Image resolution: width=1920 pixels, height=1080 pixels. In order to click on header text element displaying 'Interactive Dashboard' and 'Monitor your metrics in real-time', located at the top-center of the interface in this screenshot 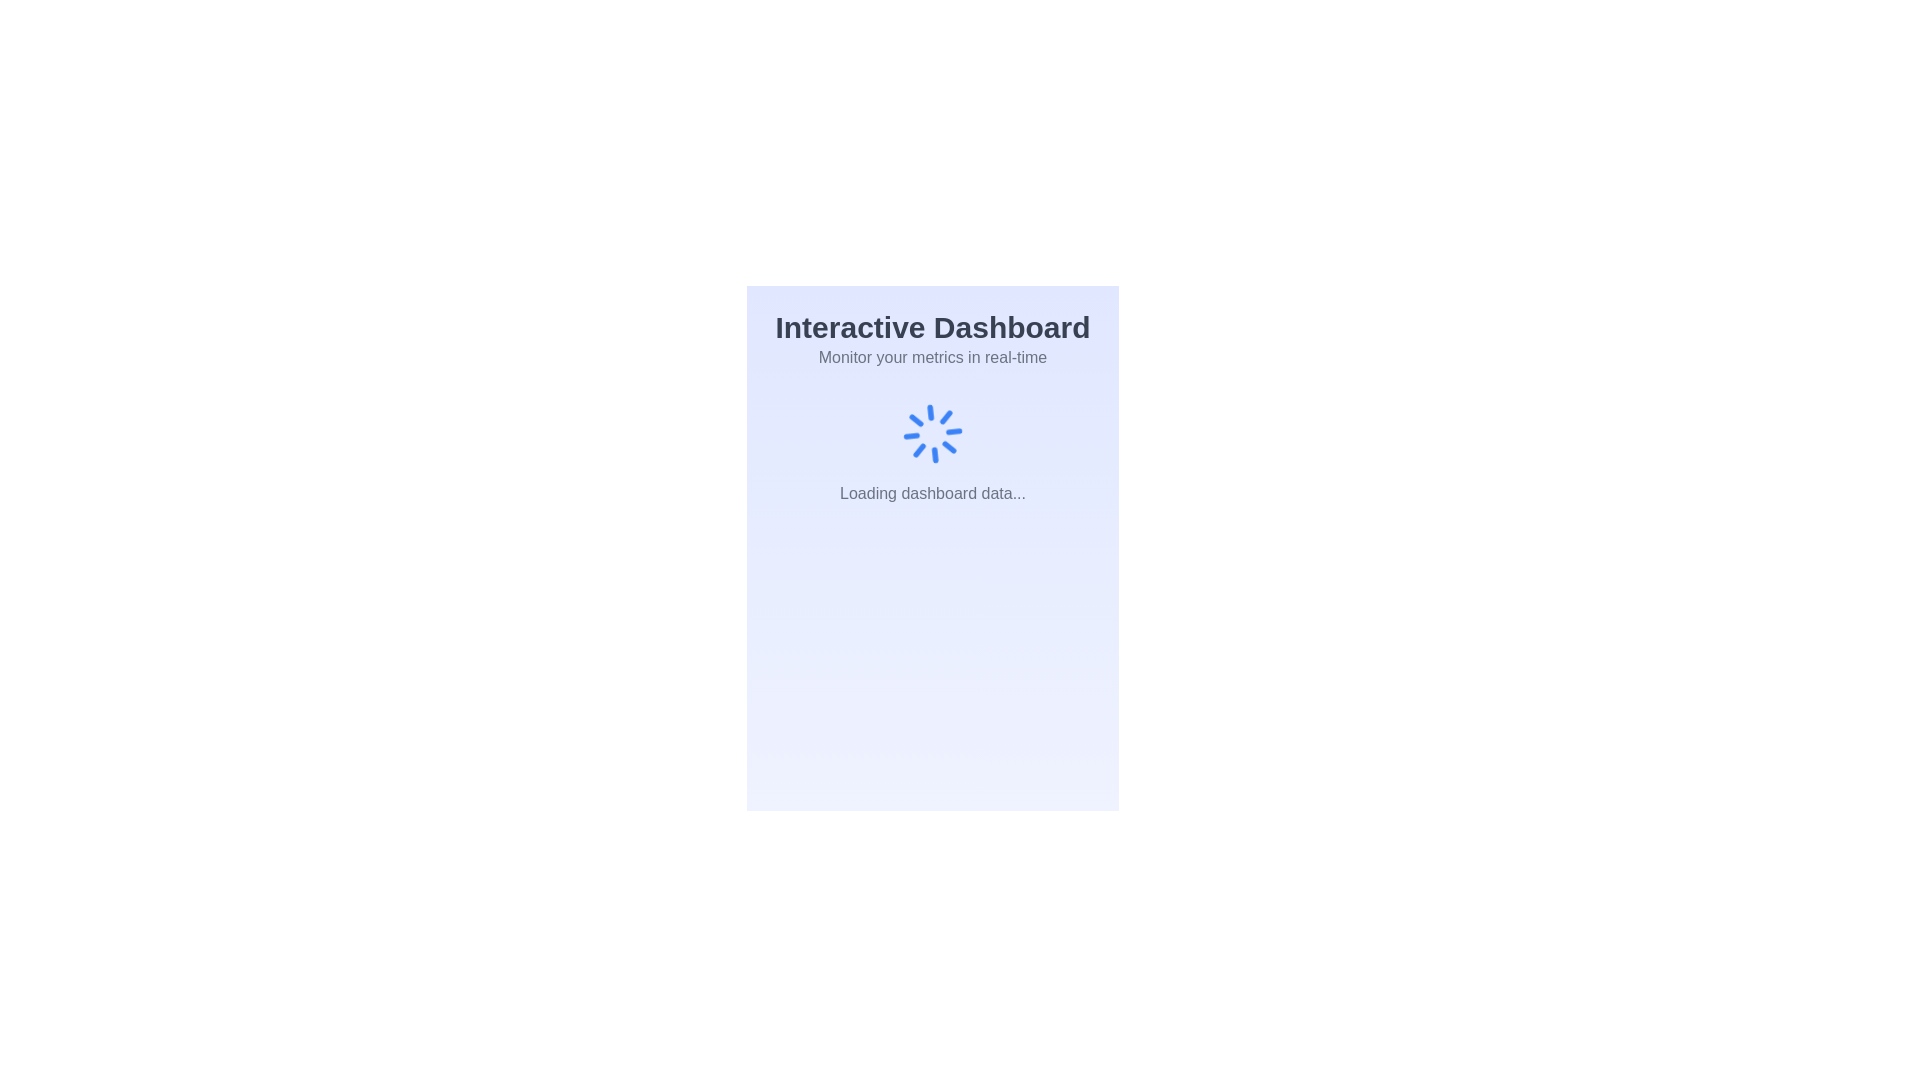, I will do `click(931, 338)`.